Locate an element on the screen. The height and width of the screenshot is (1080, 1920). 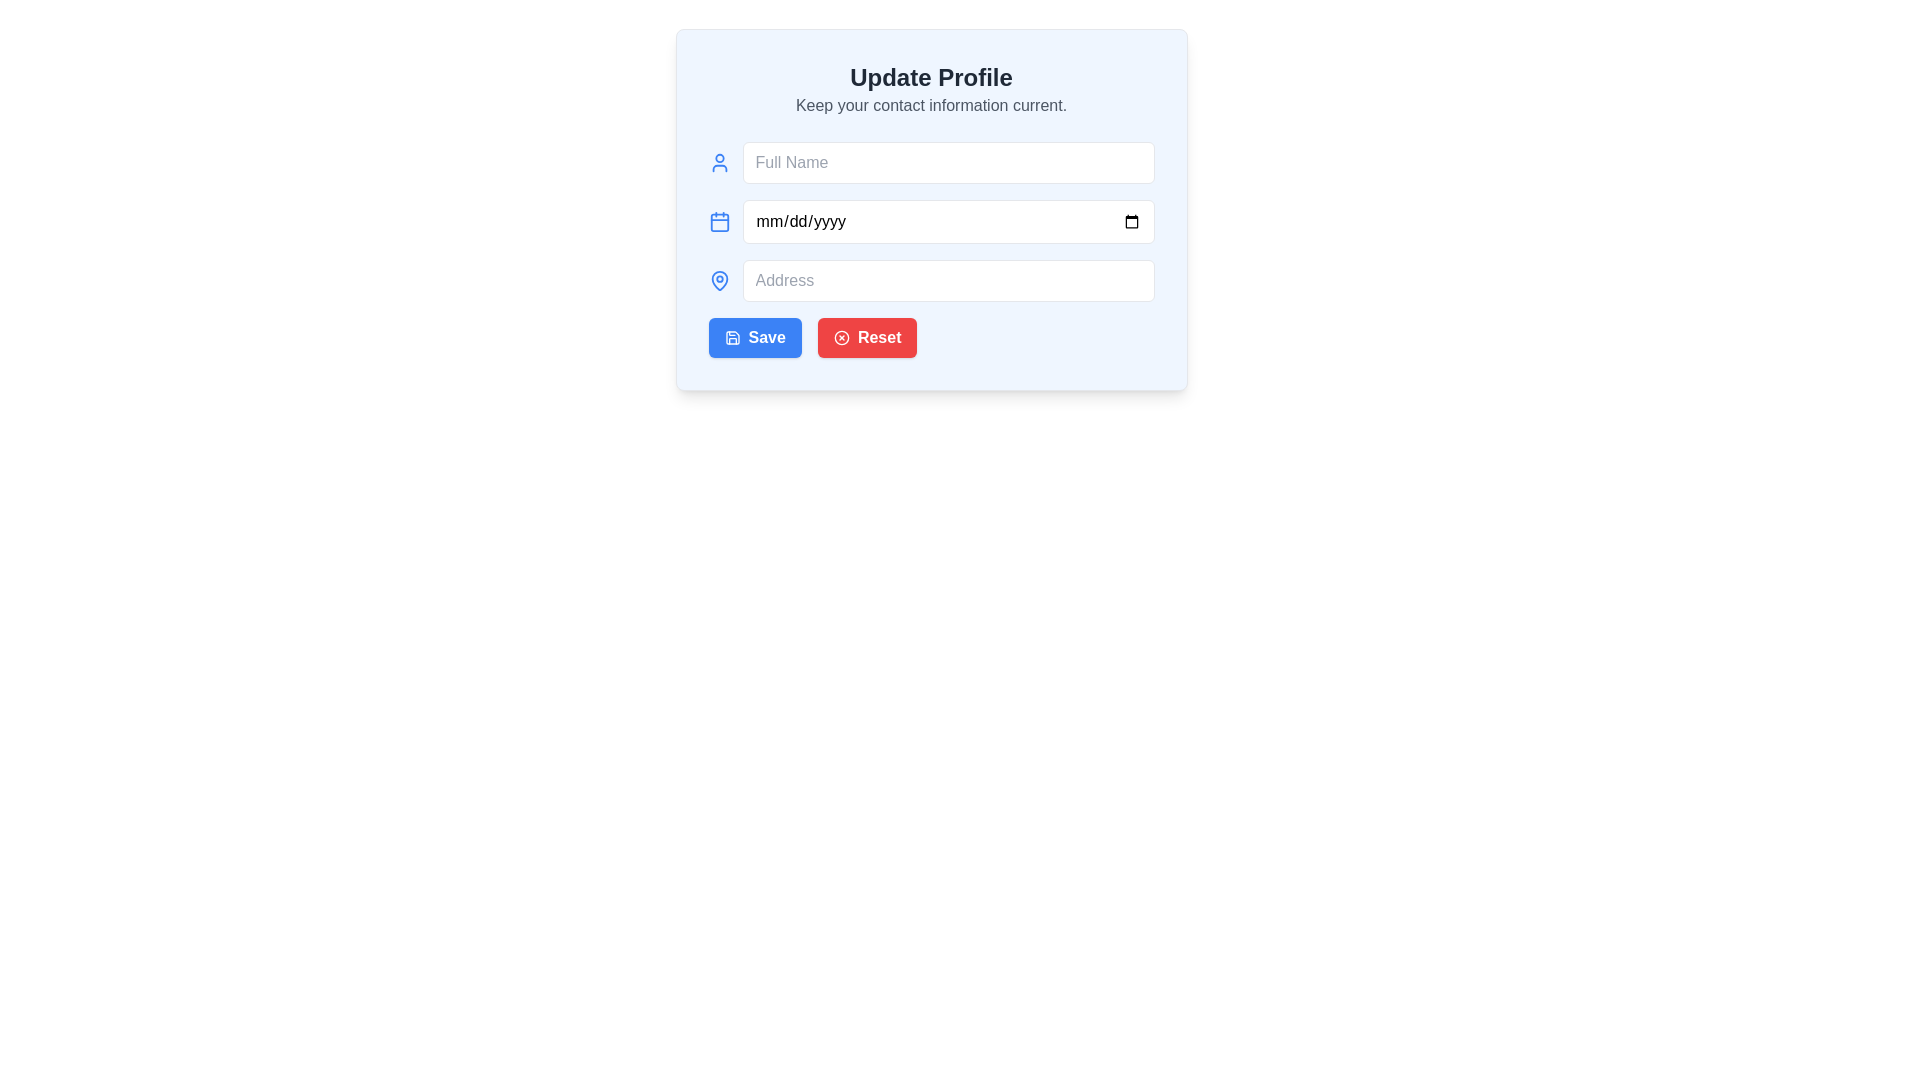
the blue calendar icon next to the 'mm/dd/yyyy' date input field is located at coordinates (719, 222).